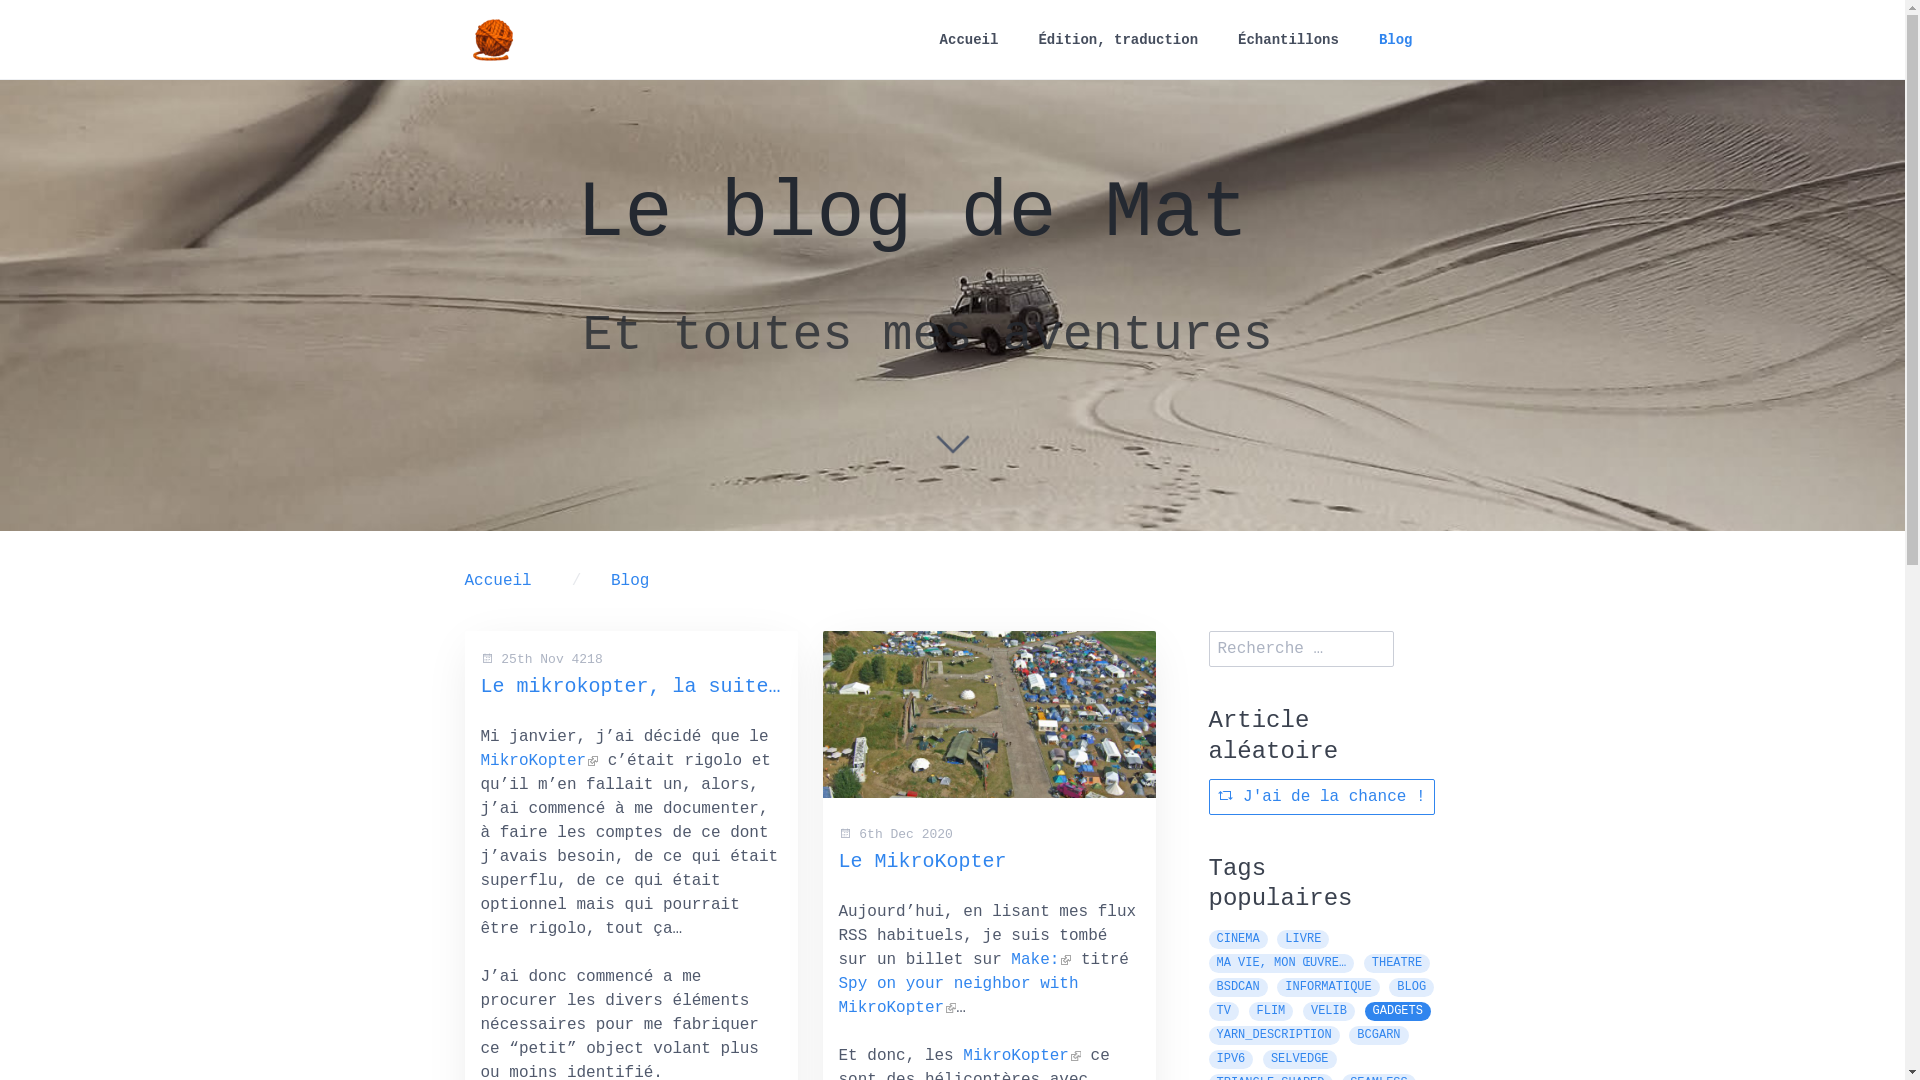 The image size is (1920, 1080). What do you see at coordinates (1377, 1035) in the screenshot?
I see `'BCGARN'` at bounding box center [1377, 1035].